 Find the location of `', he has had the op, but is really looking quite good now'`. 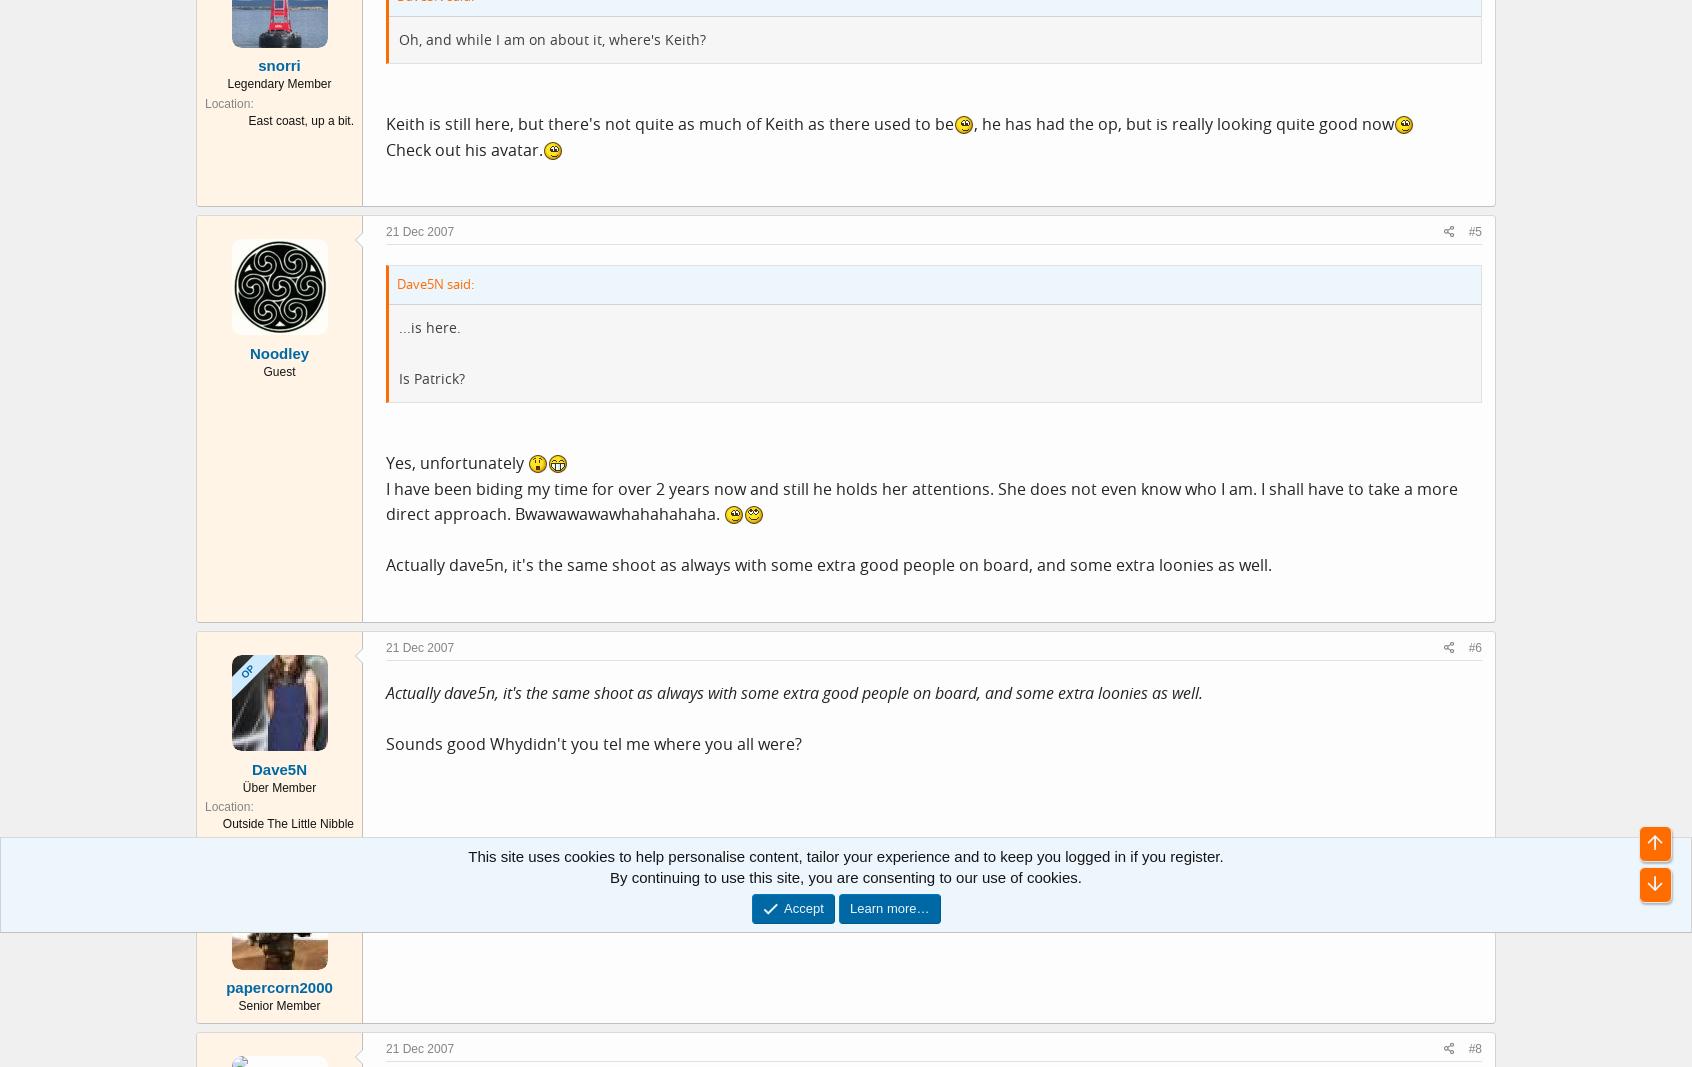

', he has had the op, but is really looking quite good now' is located at coordinates (1183, 122).